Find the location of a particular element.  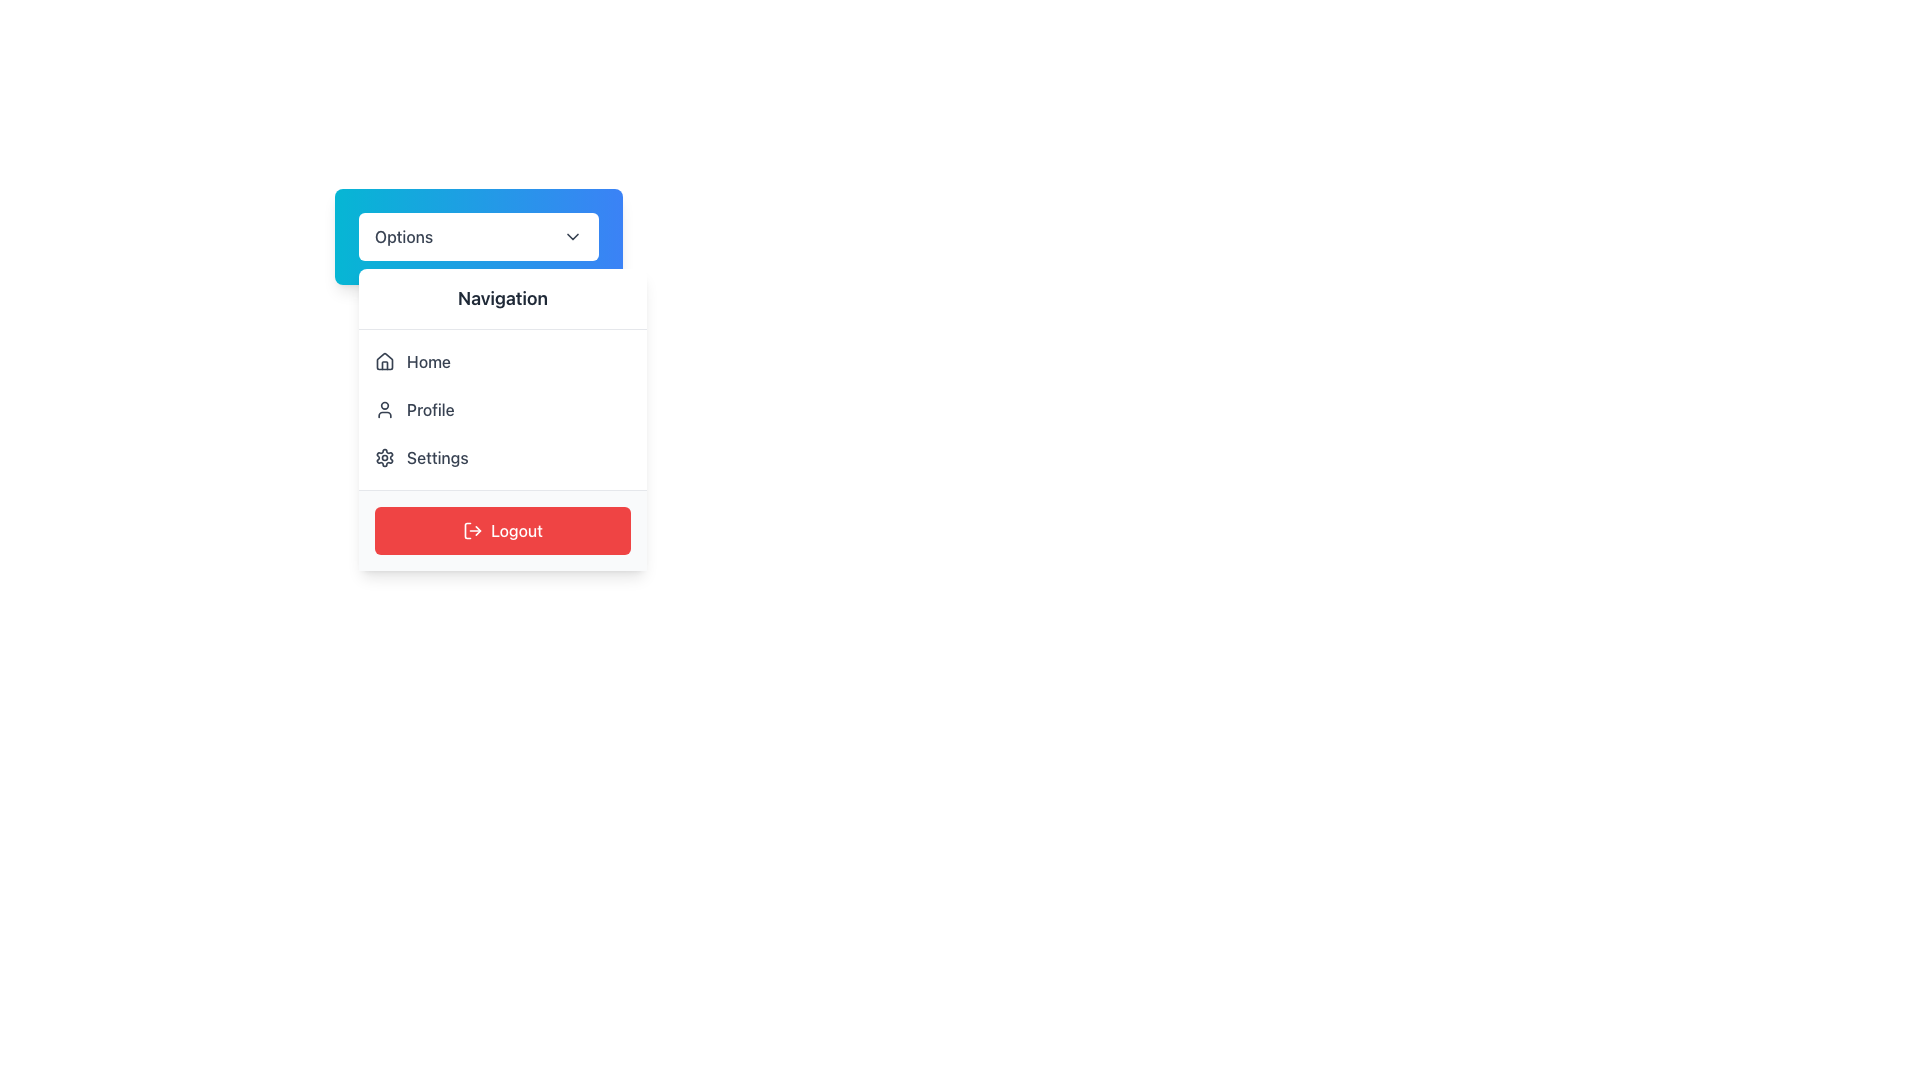

the 'log out' icon, which is a white vector graphic with an arrow pointing outward is located at coordinates (472, 530).